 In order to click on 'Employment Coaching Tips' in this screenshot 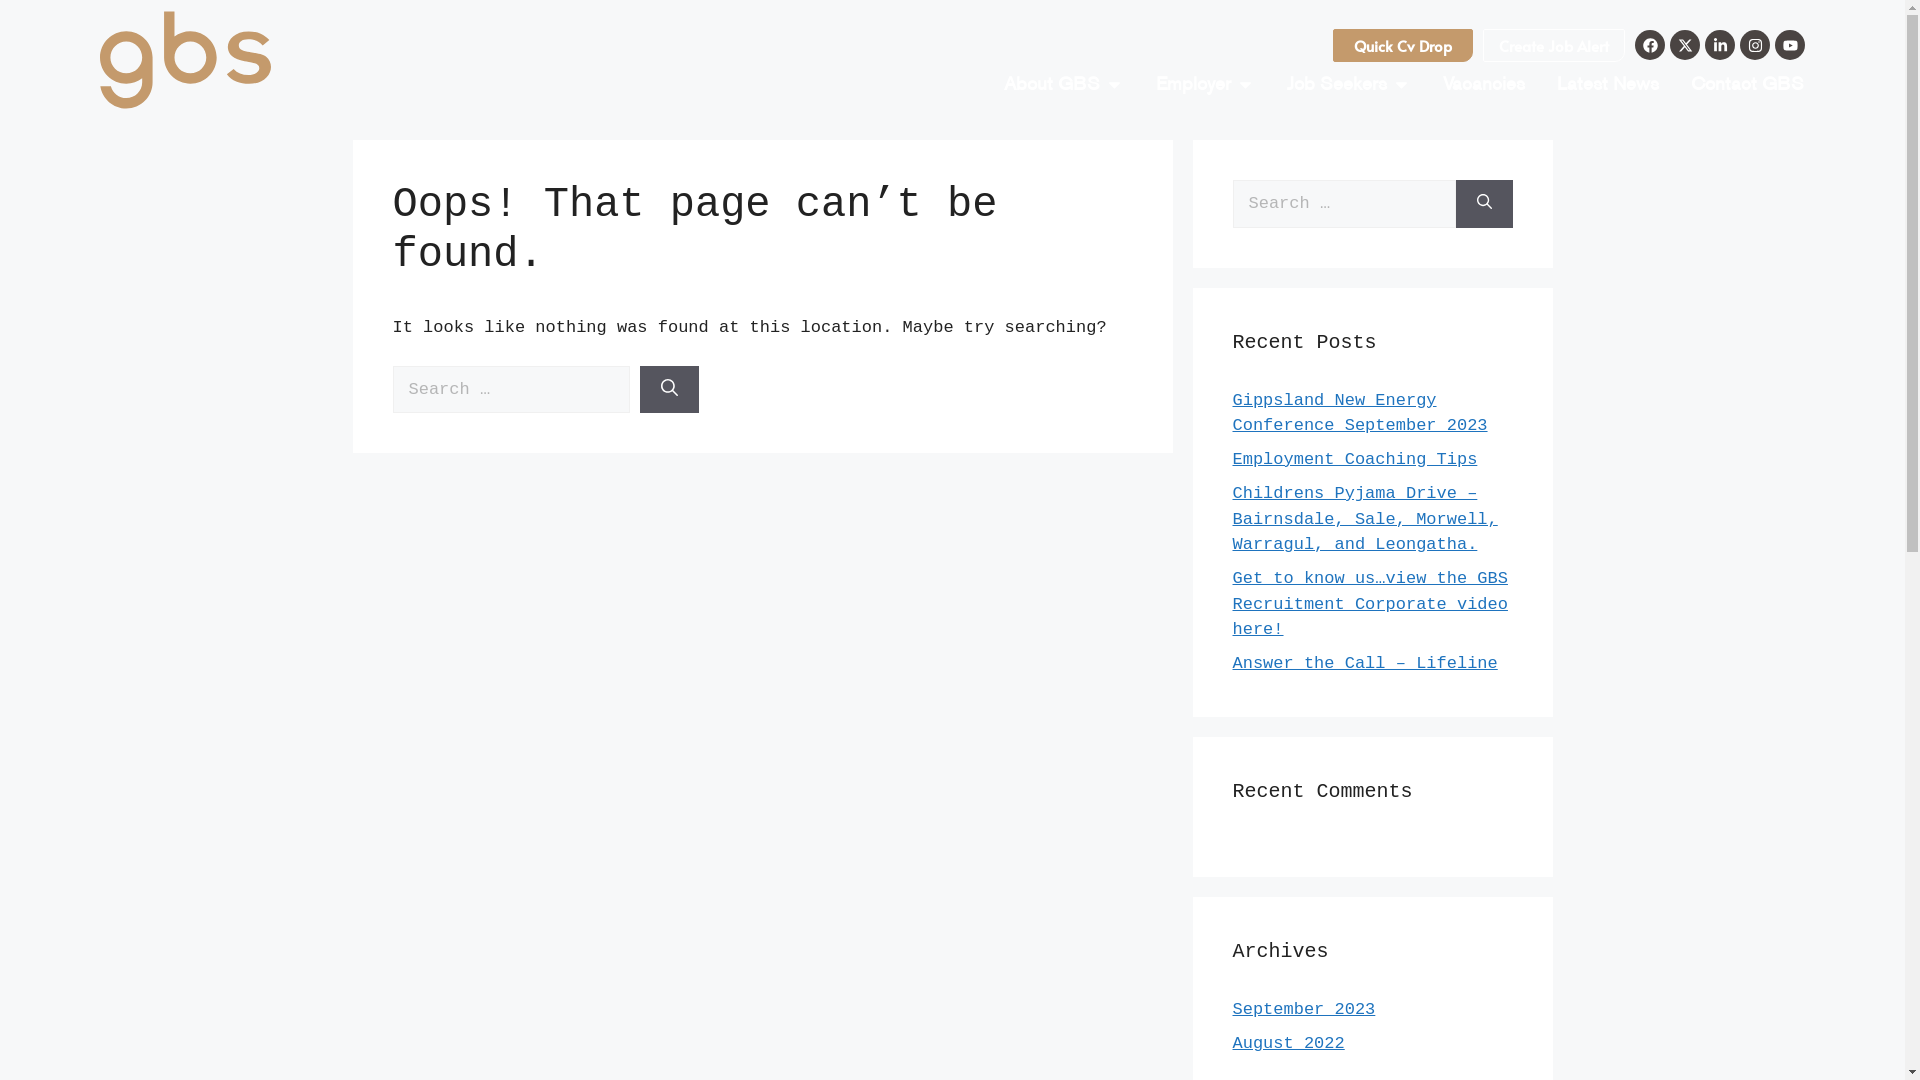, I will do `click(1354, 459)`.